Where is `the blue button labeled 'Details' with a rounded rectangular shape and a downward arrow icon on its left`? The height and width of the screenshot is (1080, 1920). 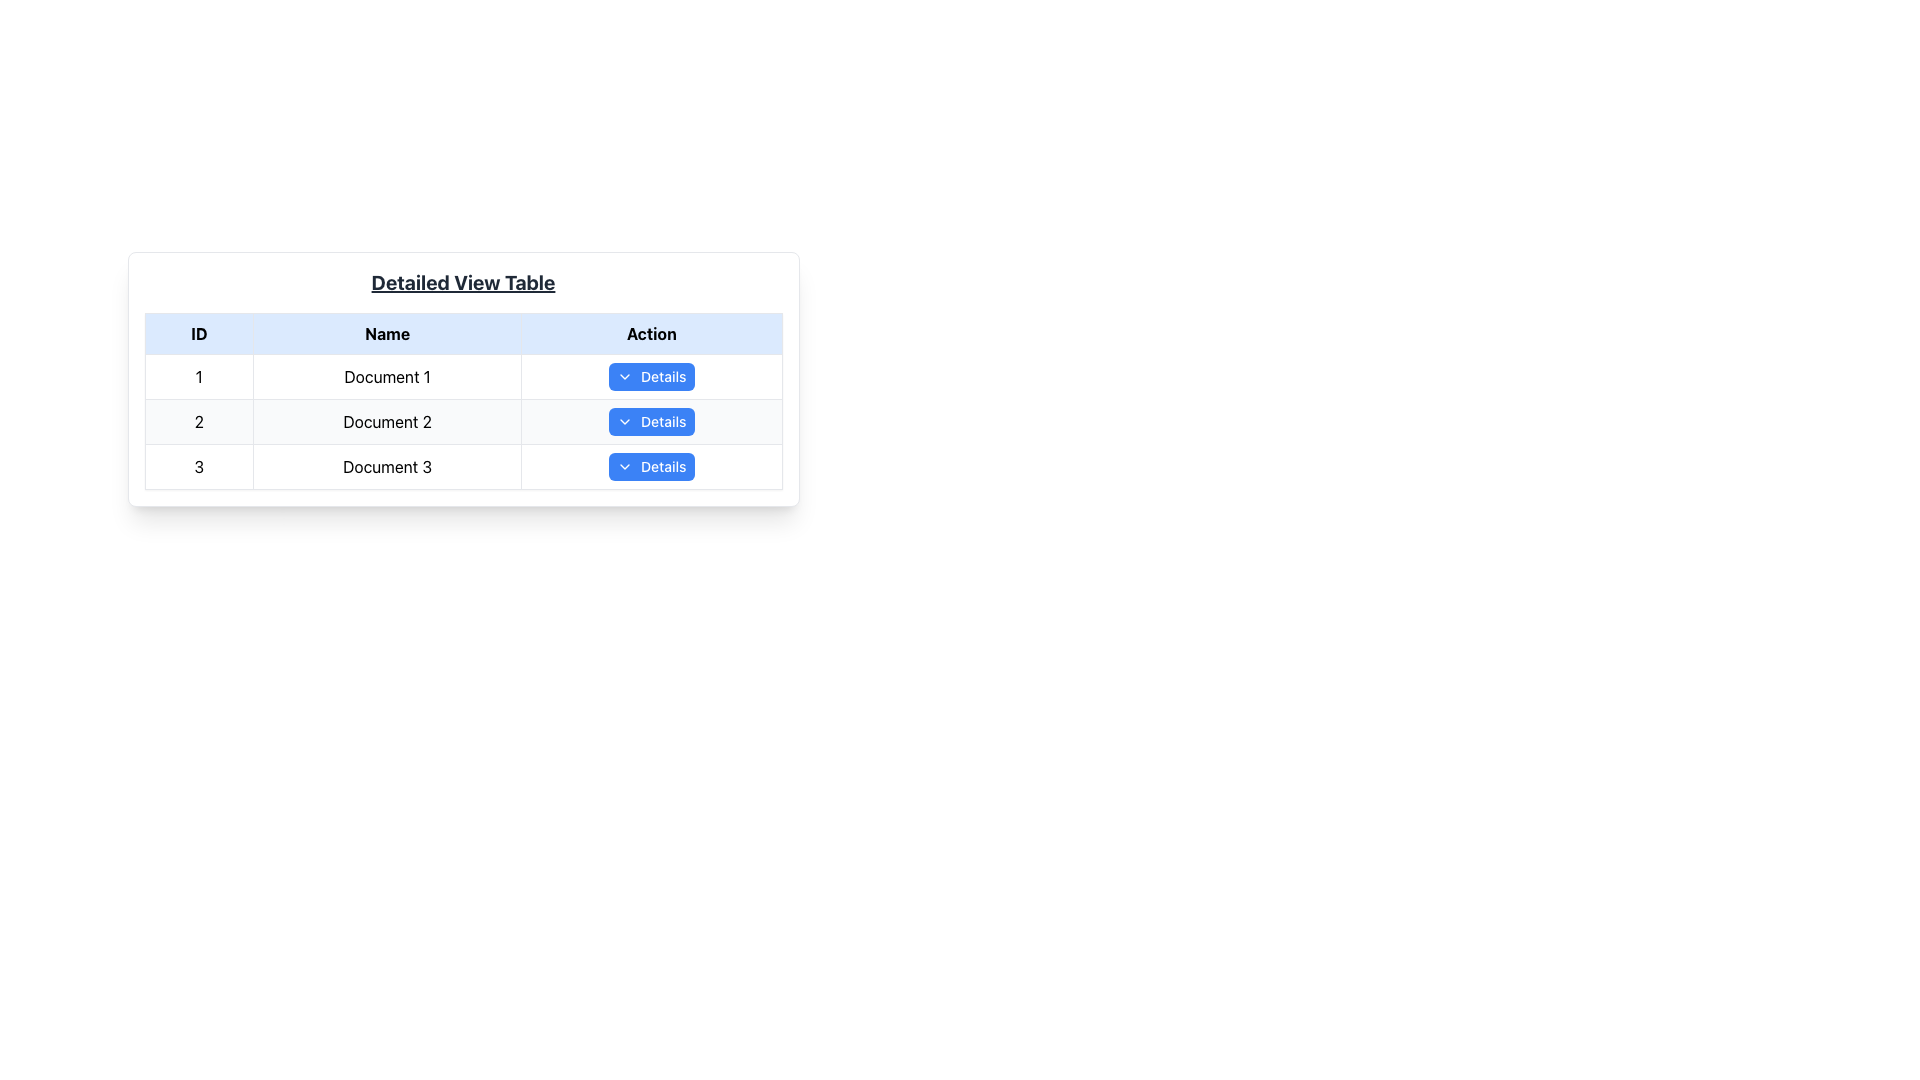
the blue button labeled 'Details' with a rounded rectangular shape and a downward arrow icon on its left is located at coordinates (651, 377).